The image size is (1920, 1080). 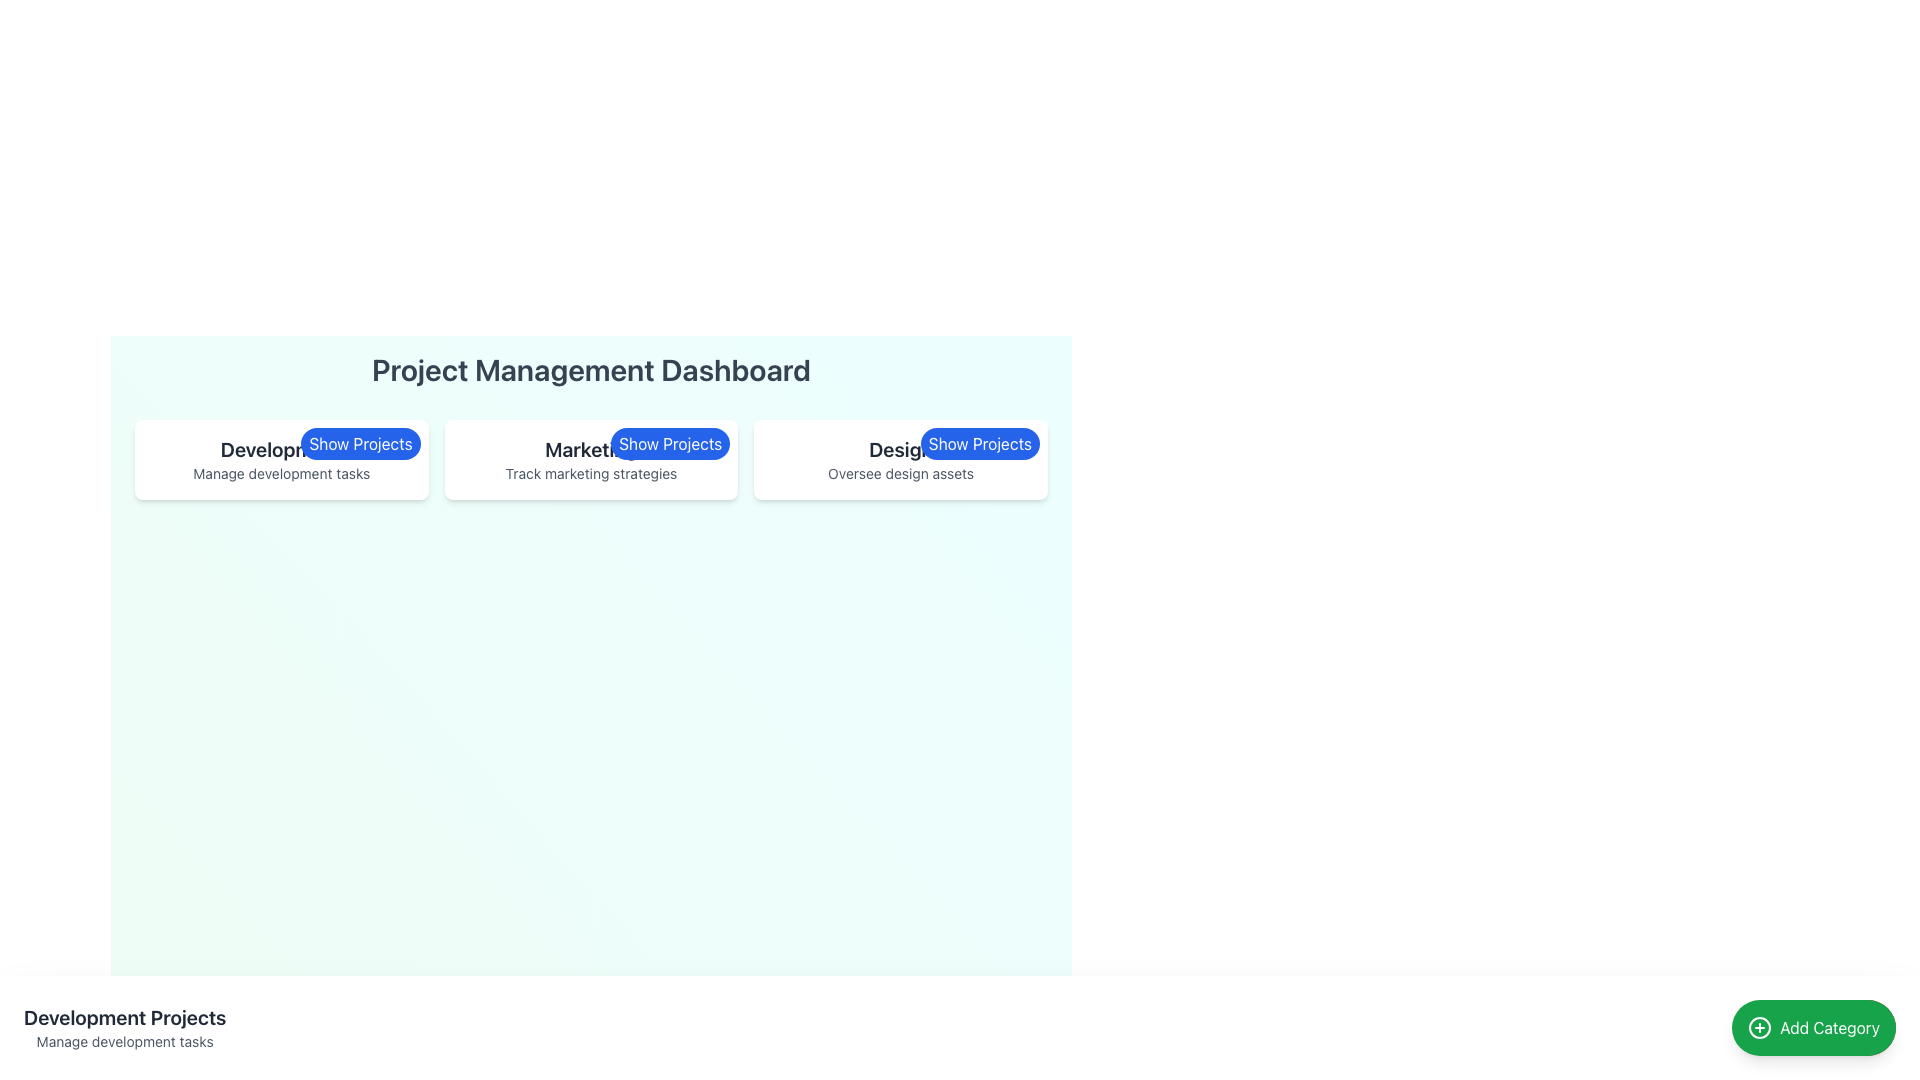 What do you see at coordinates (360, 442) in the screenshot?
I see `the 'Show Projects' button with a blue background and white text located in the top-right corner of the 'Development' card` at bounding box center [360, 442].